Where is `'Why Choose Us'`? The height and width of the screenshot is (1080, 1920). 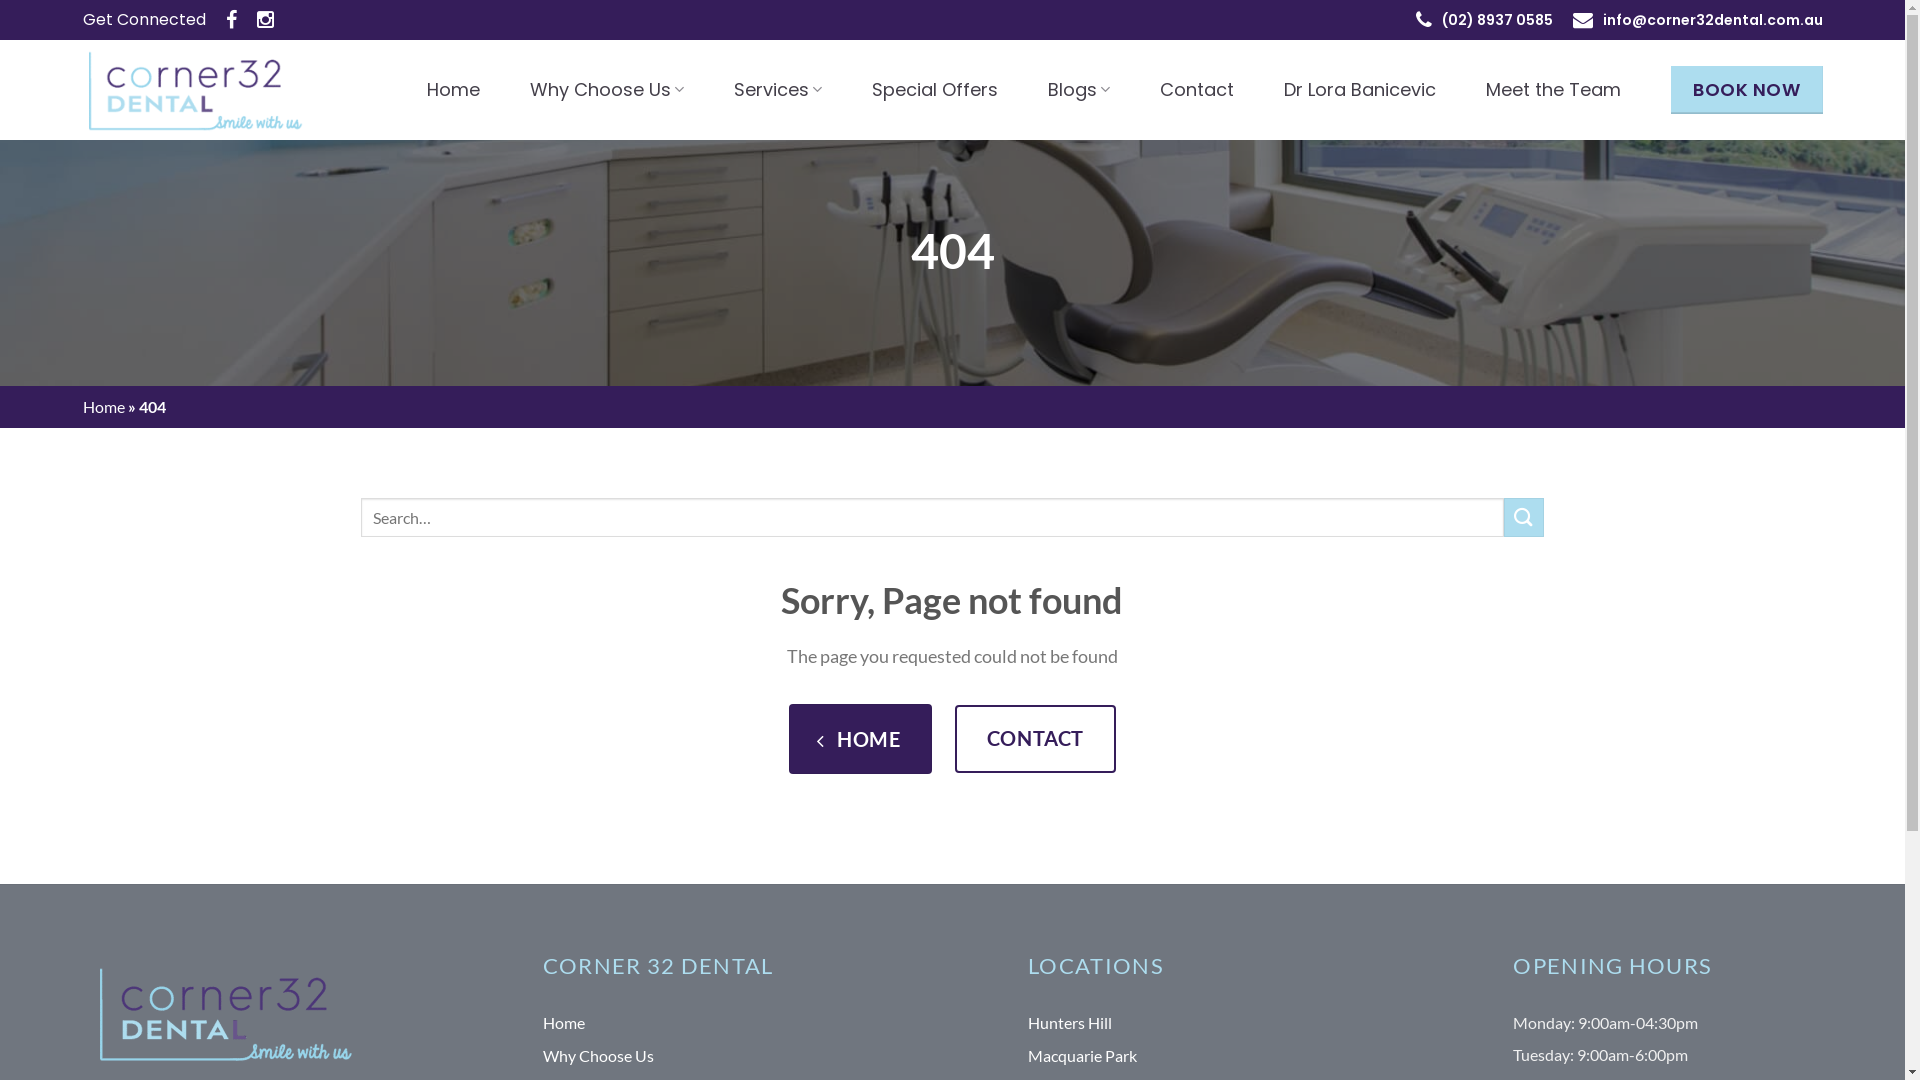 'Why Choose Us' is located at coordinates (542, 1055).